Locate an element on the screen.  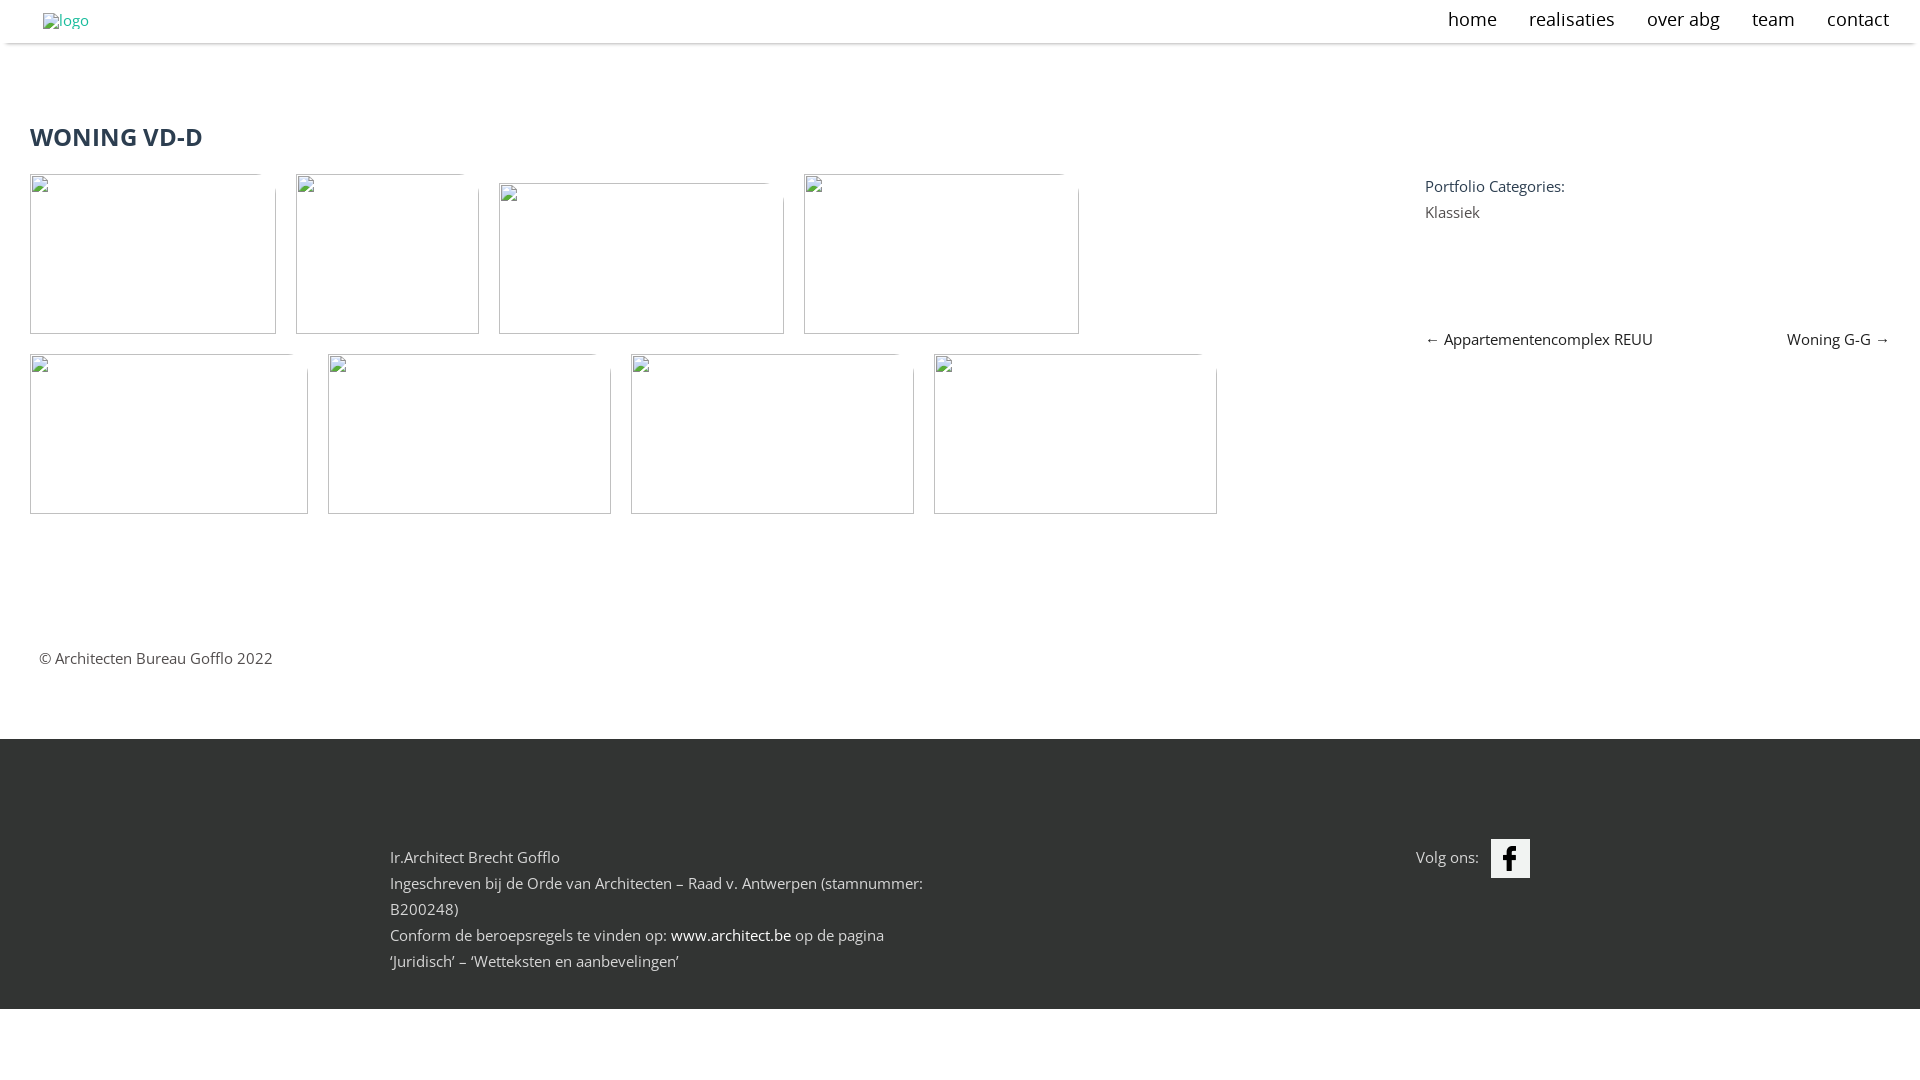
'realisaties' is located at coordinates (1570, 21).